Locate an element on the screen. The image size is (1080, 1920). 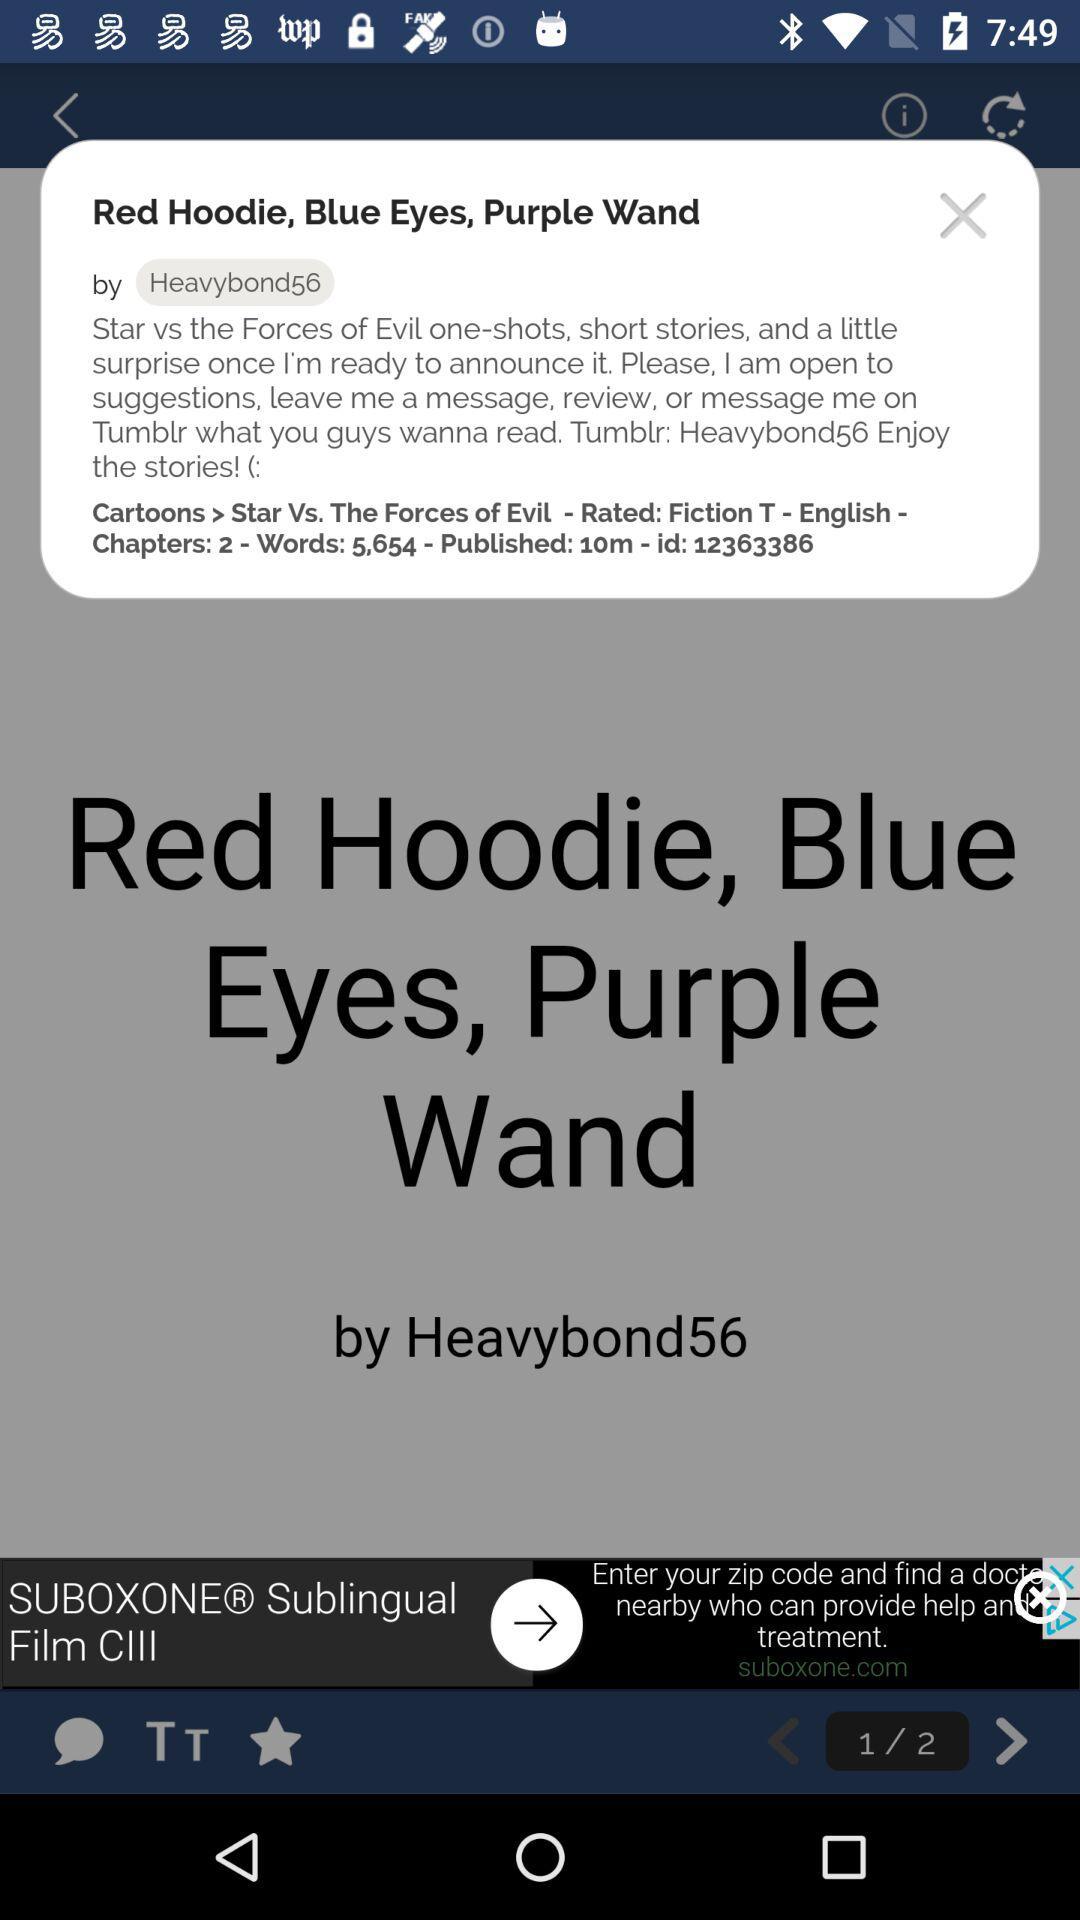
the info icon is located at coordinates (890, 114).